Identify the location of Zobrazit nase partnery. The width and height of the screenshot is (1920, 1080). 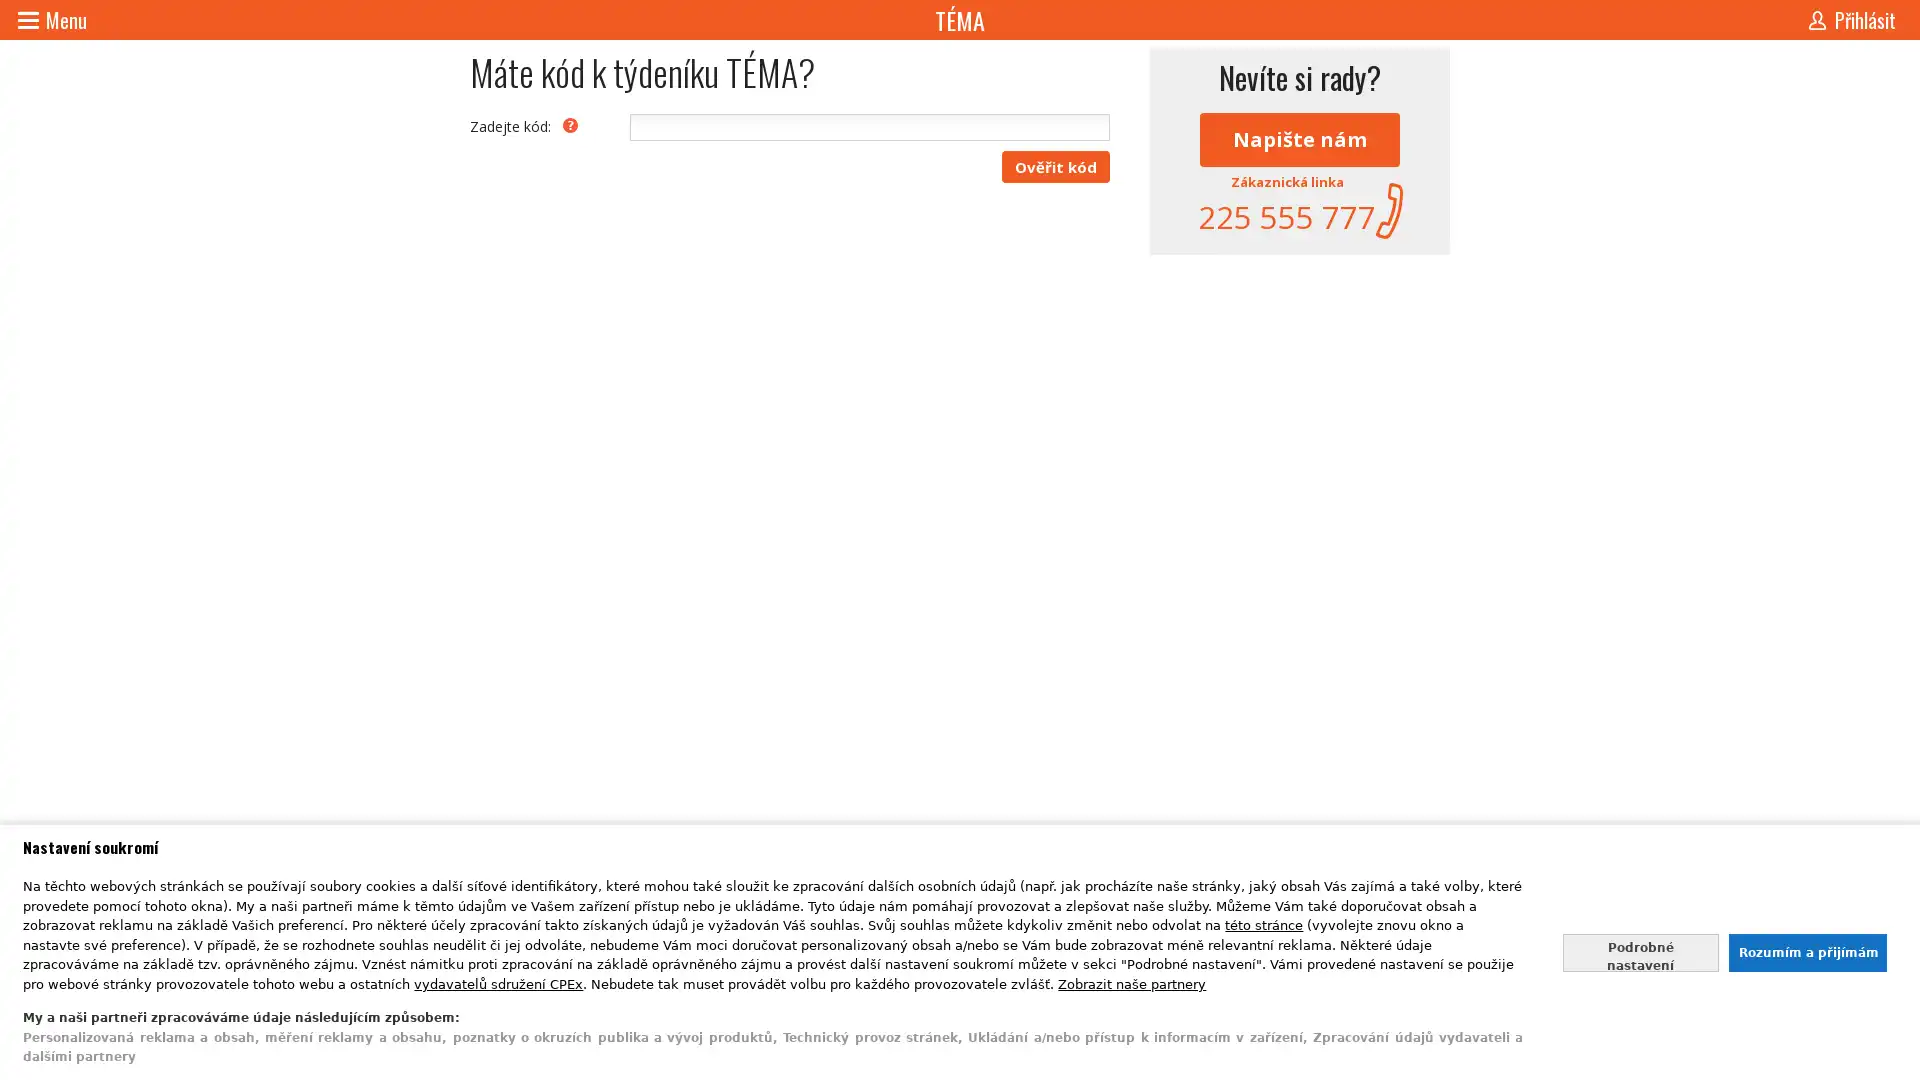
(1132, 982).